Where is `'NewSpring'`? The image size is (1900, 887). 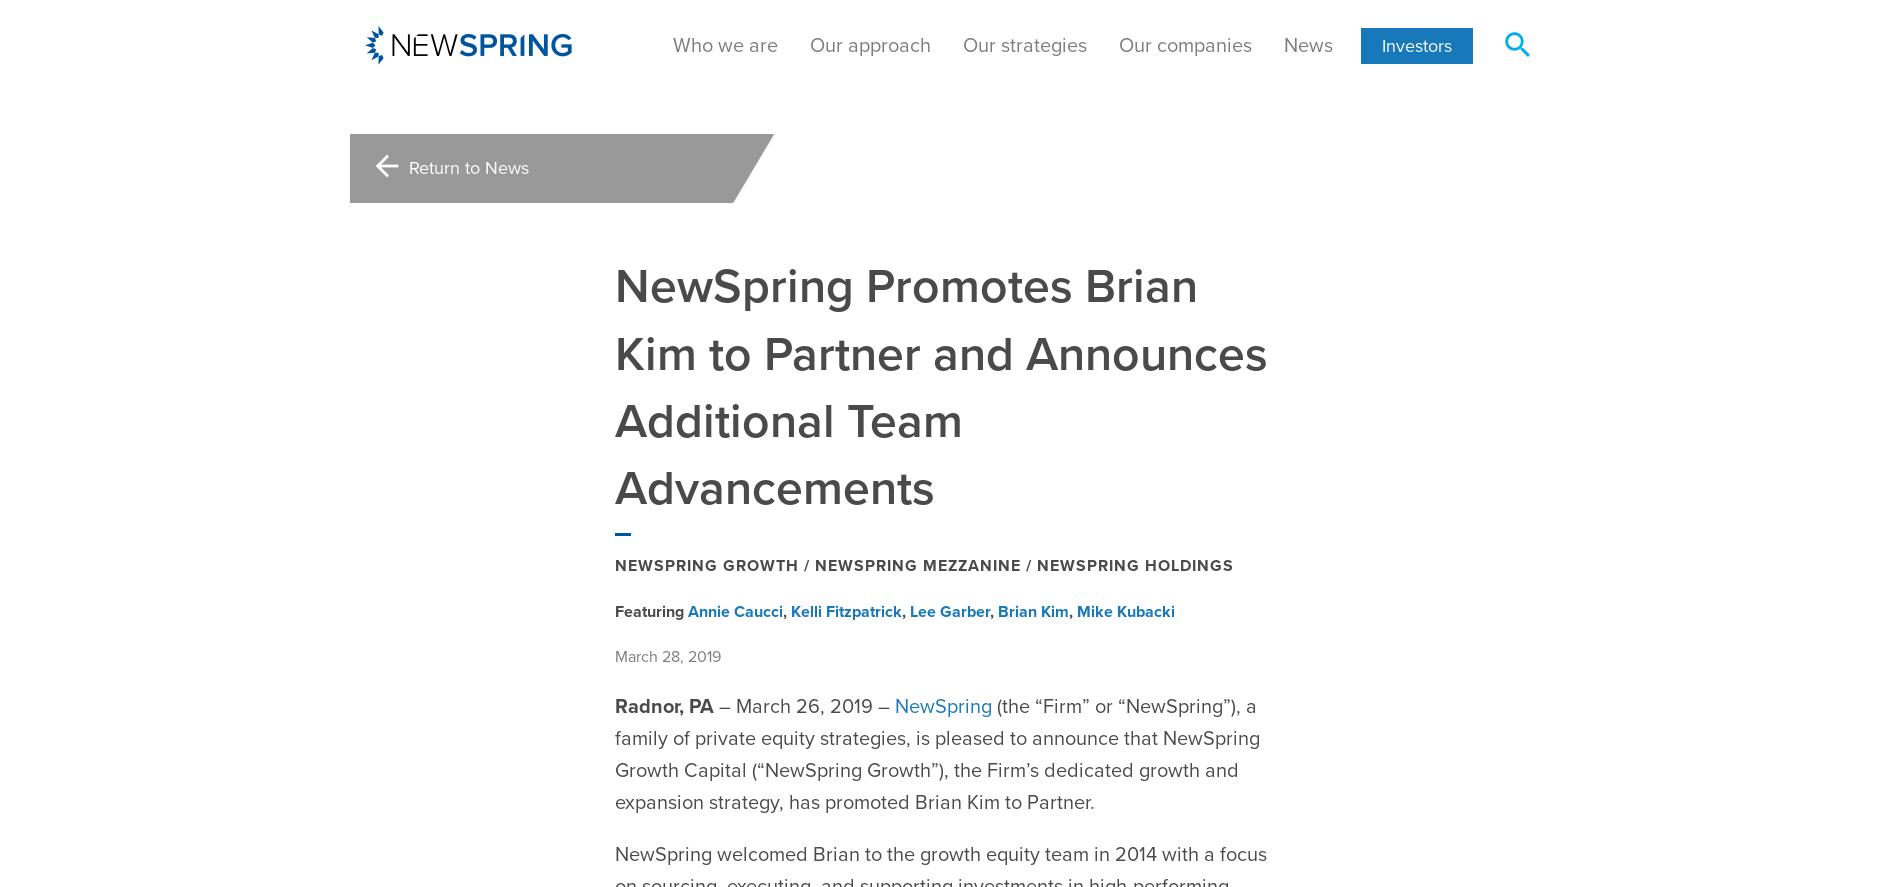
'NewSpring' is located at coordinates (942, 656).